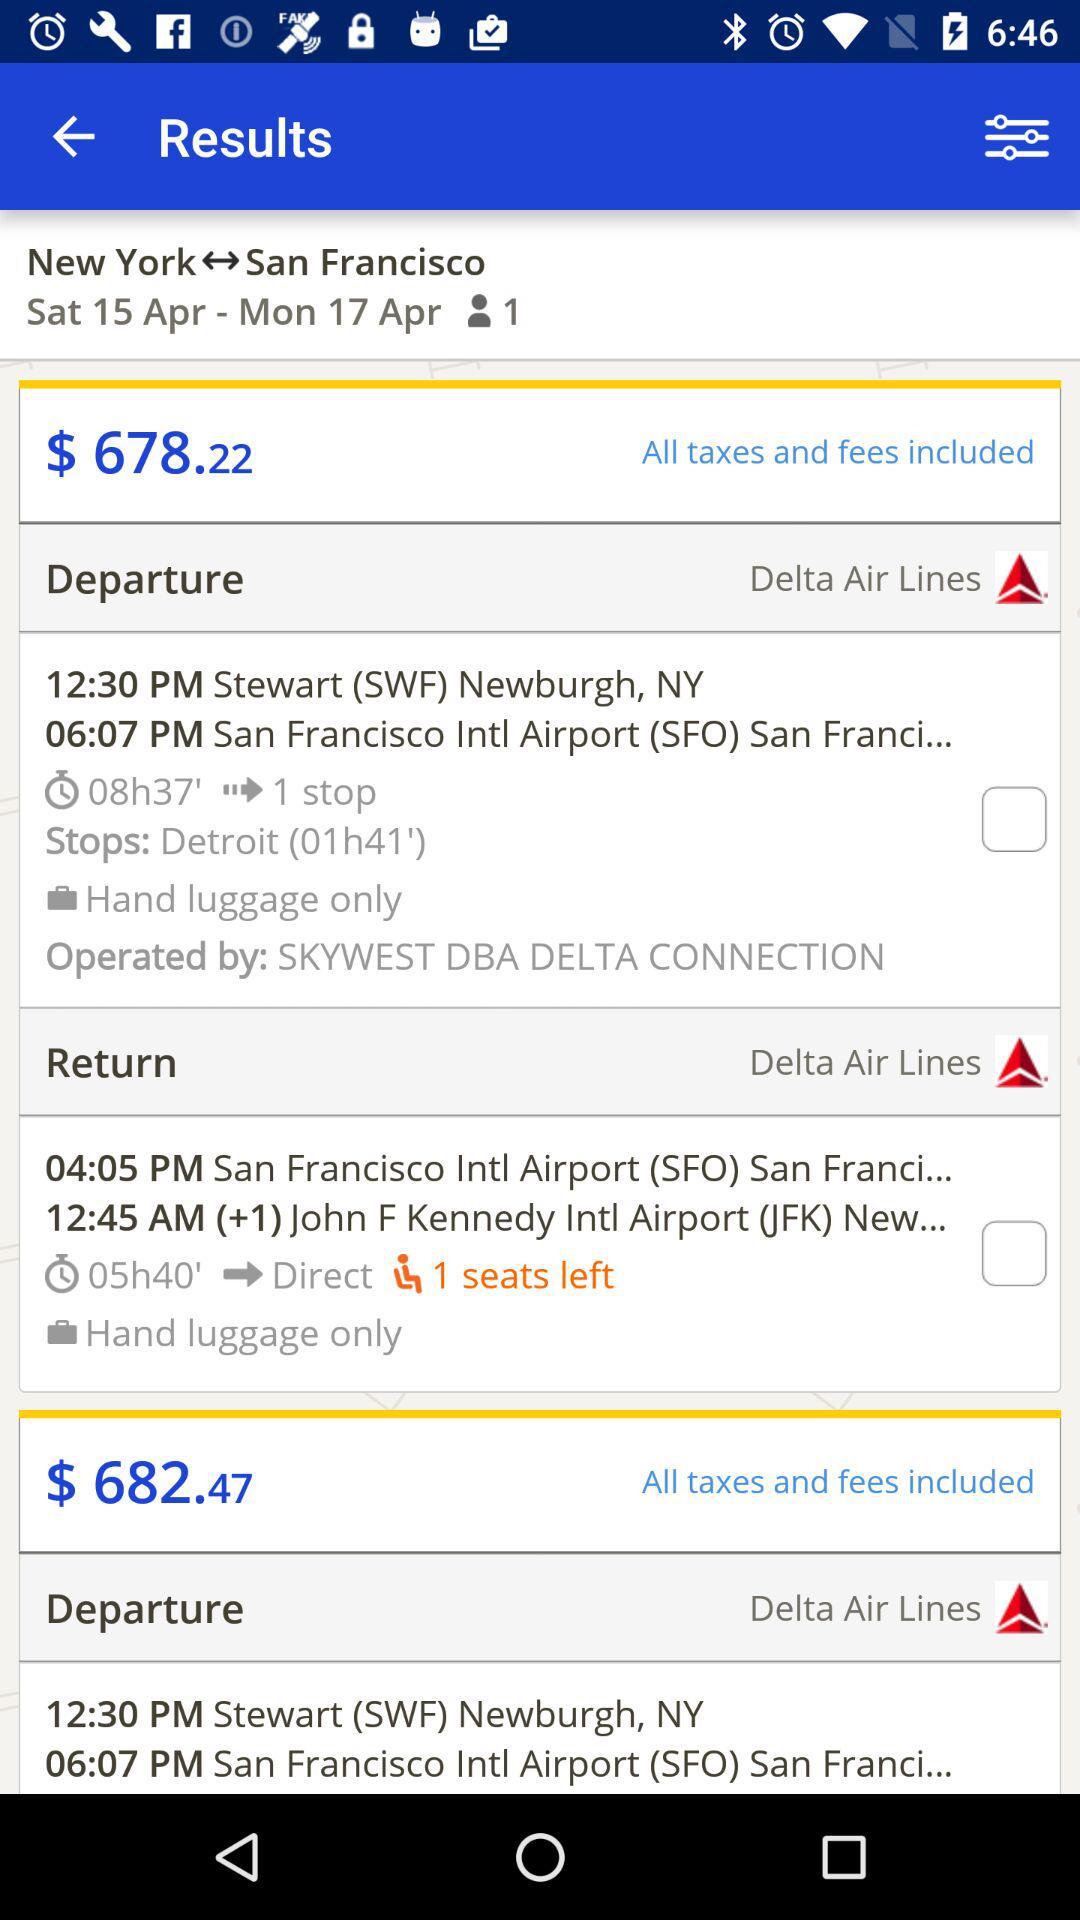  What do you see at coordinates (1017, 135) in the screenshot?
I see `the item next to the results` at bounding box center [1017, 135].